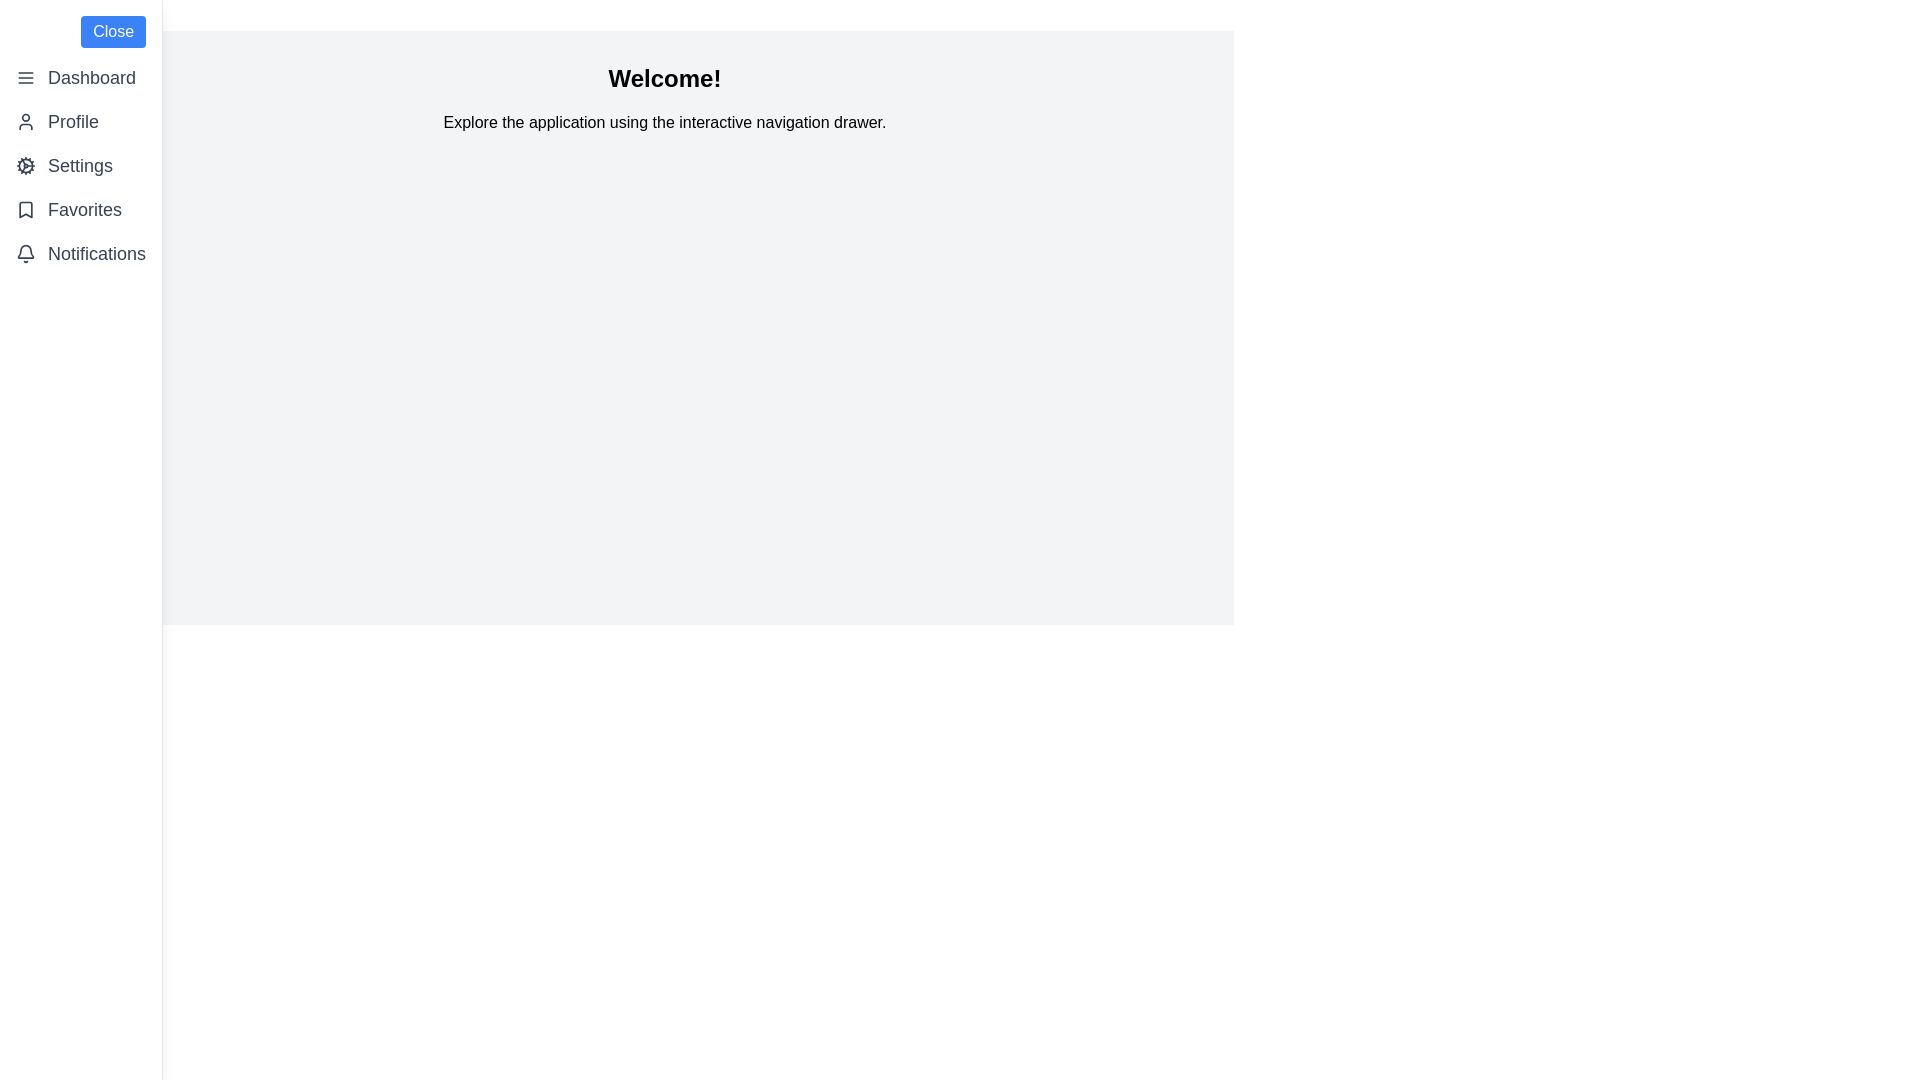 Image resolution: width=1920 pixels, height=1080 pixels. What do you see at coordinates (80, 122) in the screenshot?
I see `the navigation item Profile` at bounding box center [80, 122].